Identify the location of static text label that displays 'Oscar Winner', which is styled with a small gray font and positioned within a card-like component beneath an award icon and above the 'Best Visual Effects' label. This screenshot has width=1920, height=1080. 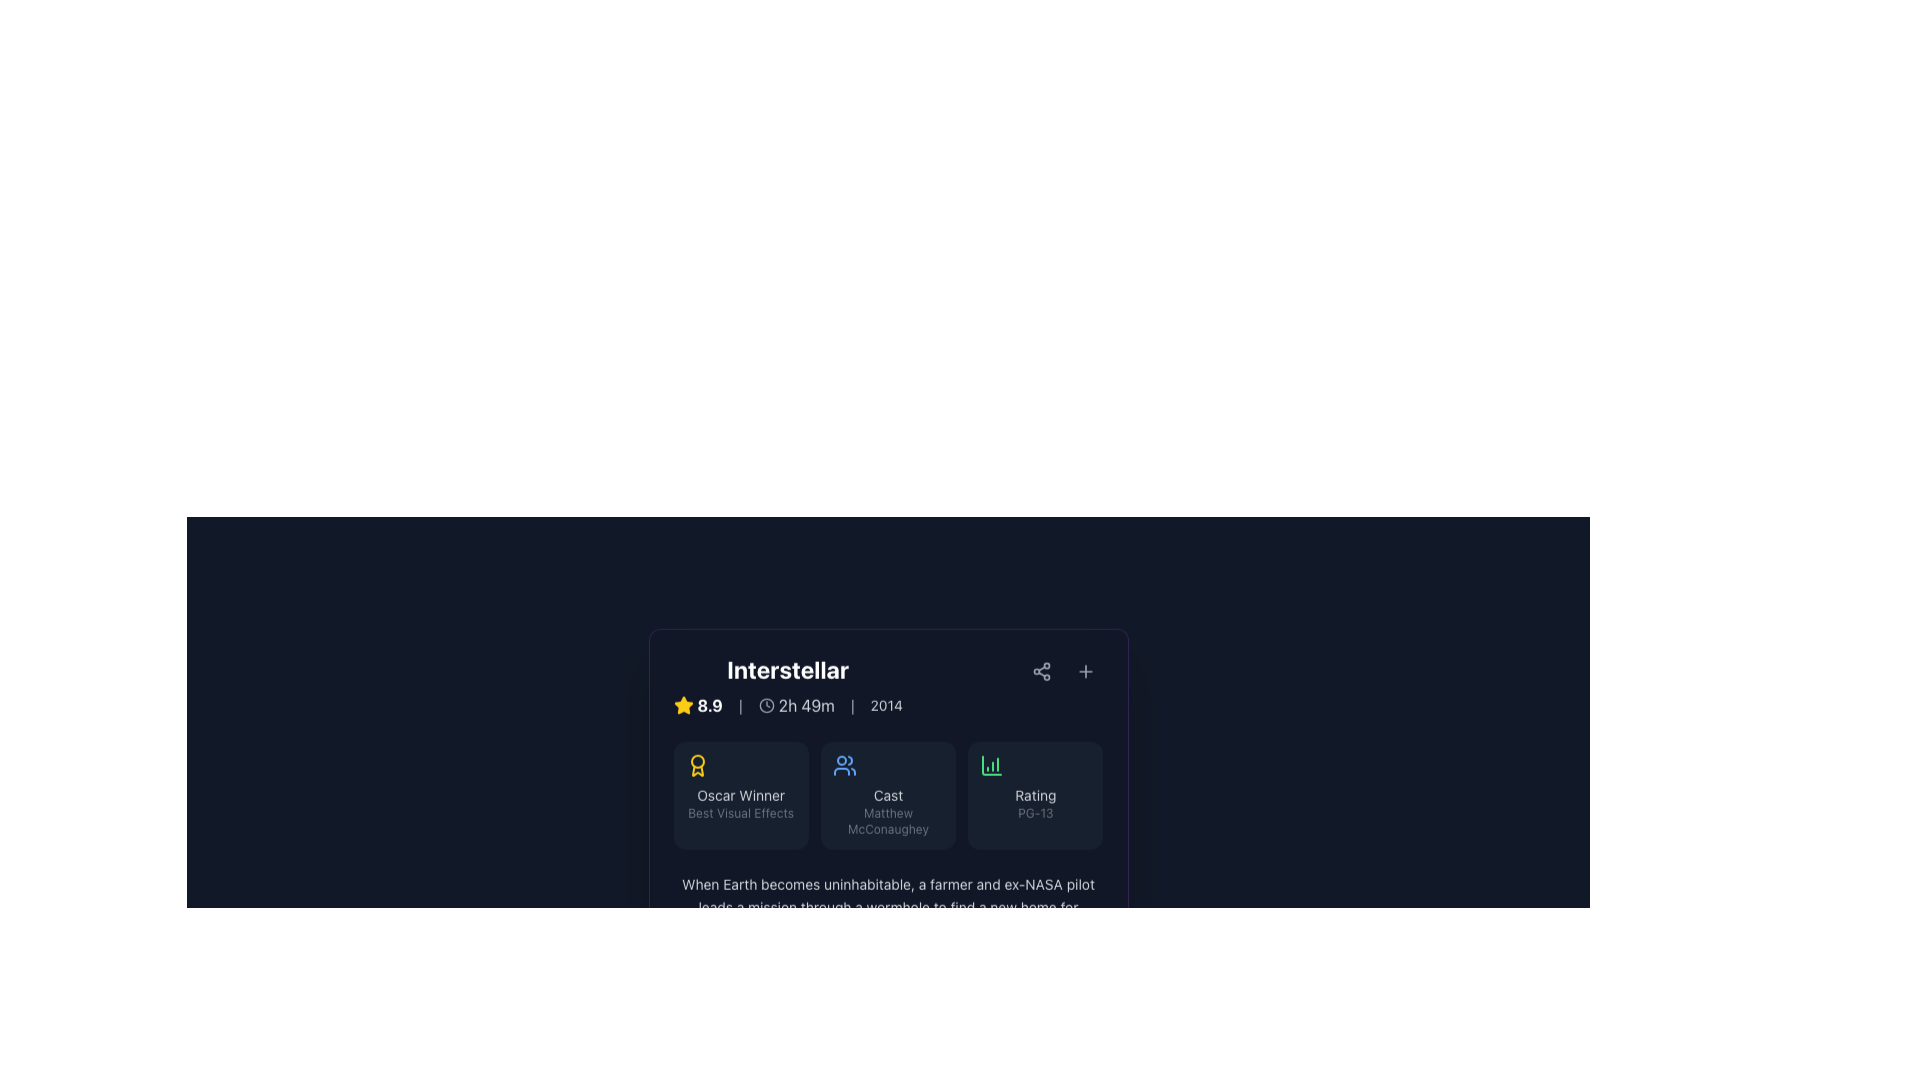
(740, 794).